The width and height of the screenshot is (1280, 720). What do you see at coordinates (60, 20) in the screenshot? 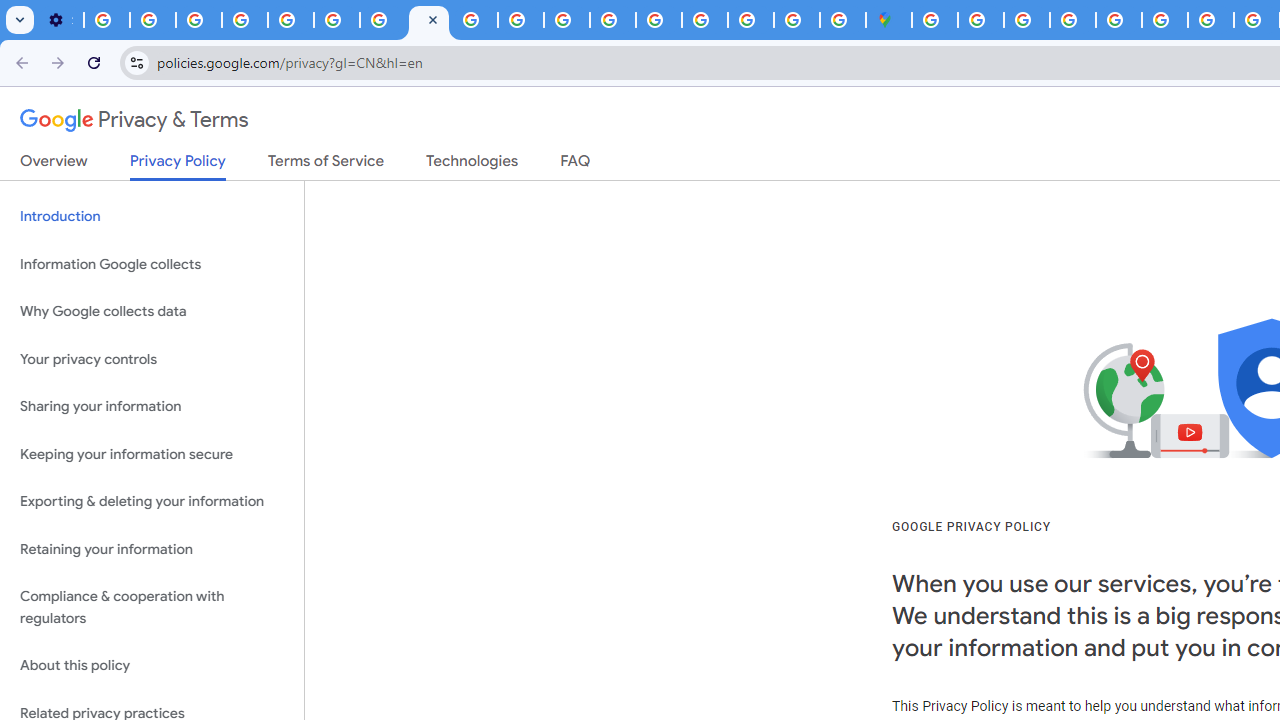
I see `'Settings - Customize profile'` at bounding box center [60, 20].